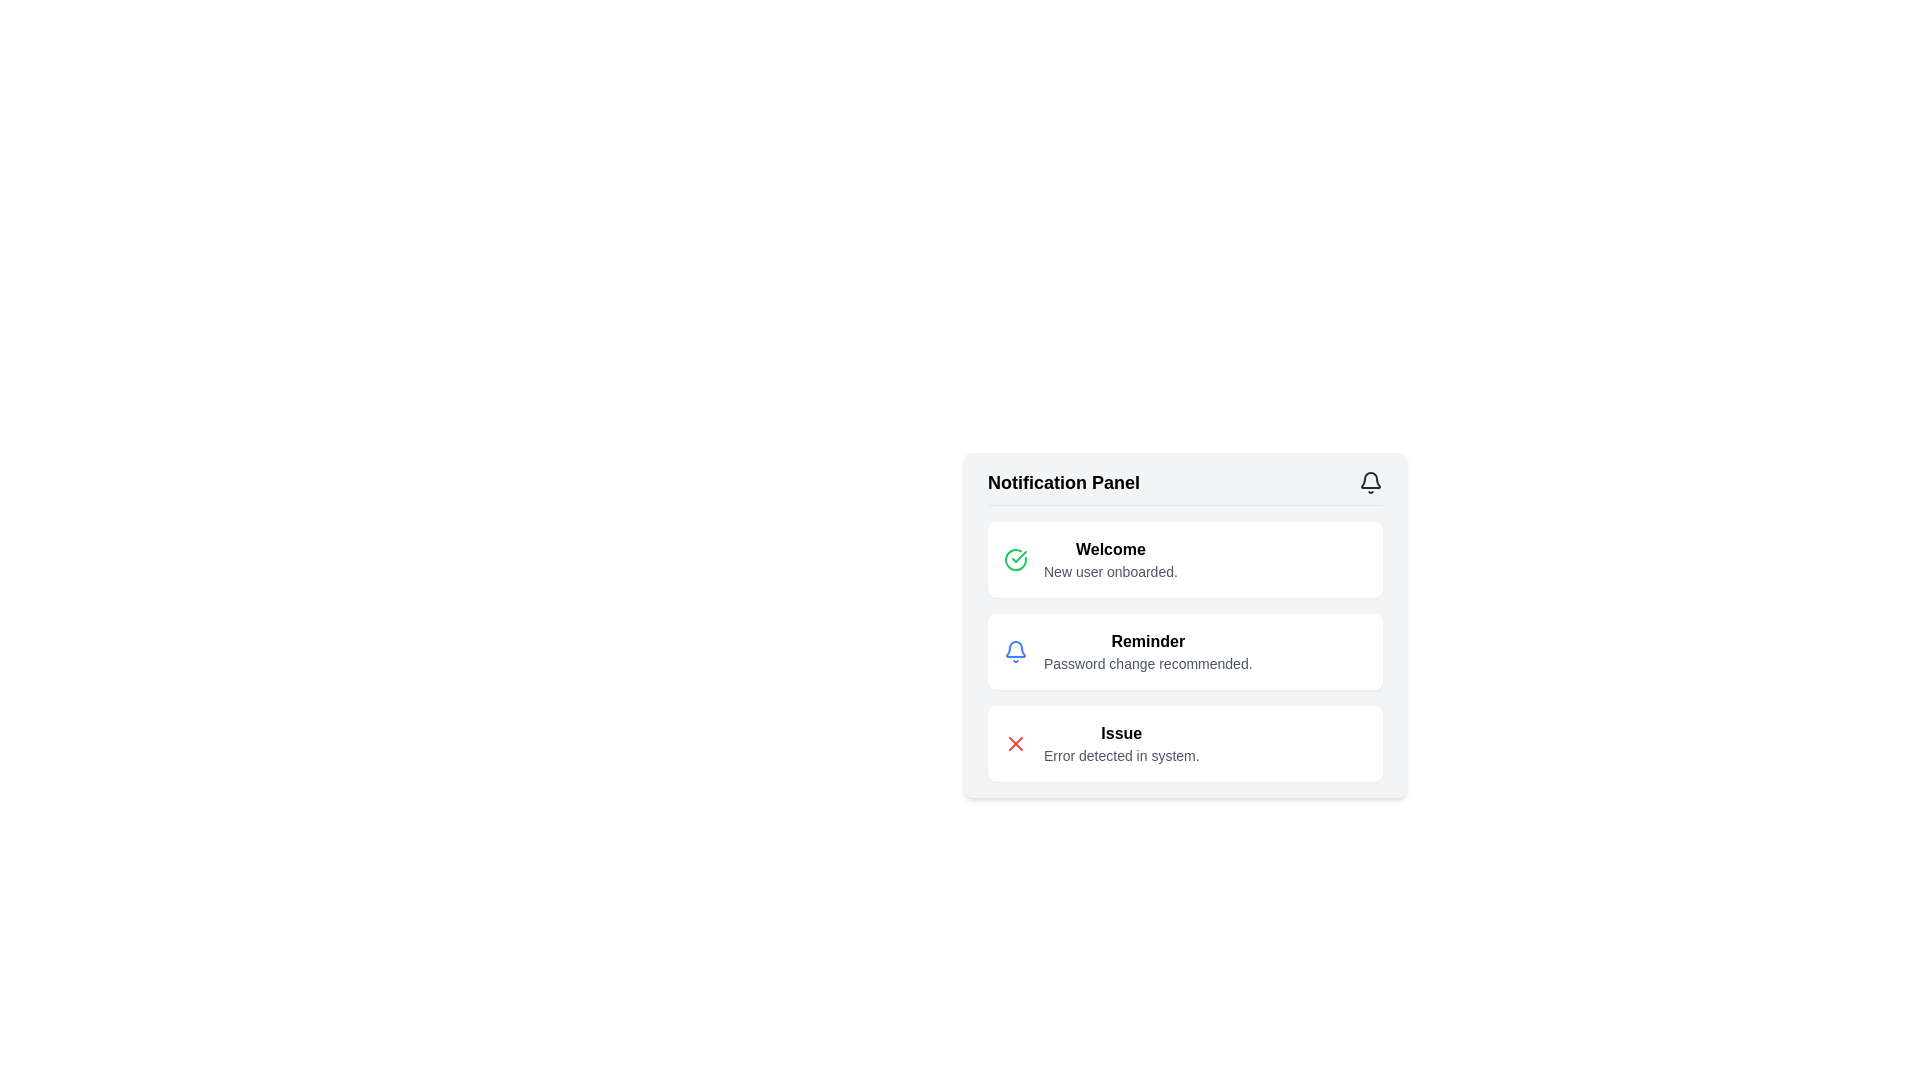 The height and width of the screenshot is (1080, 1920). What do you see at coordinates (1148, 641) in the screenshot?
I see `text label displaying 'Reminder' which is centrally located in the notification panel and is the second header above 'Password change recommended'` at bounding box center [1148, 641].